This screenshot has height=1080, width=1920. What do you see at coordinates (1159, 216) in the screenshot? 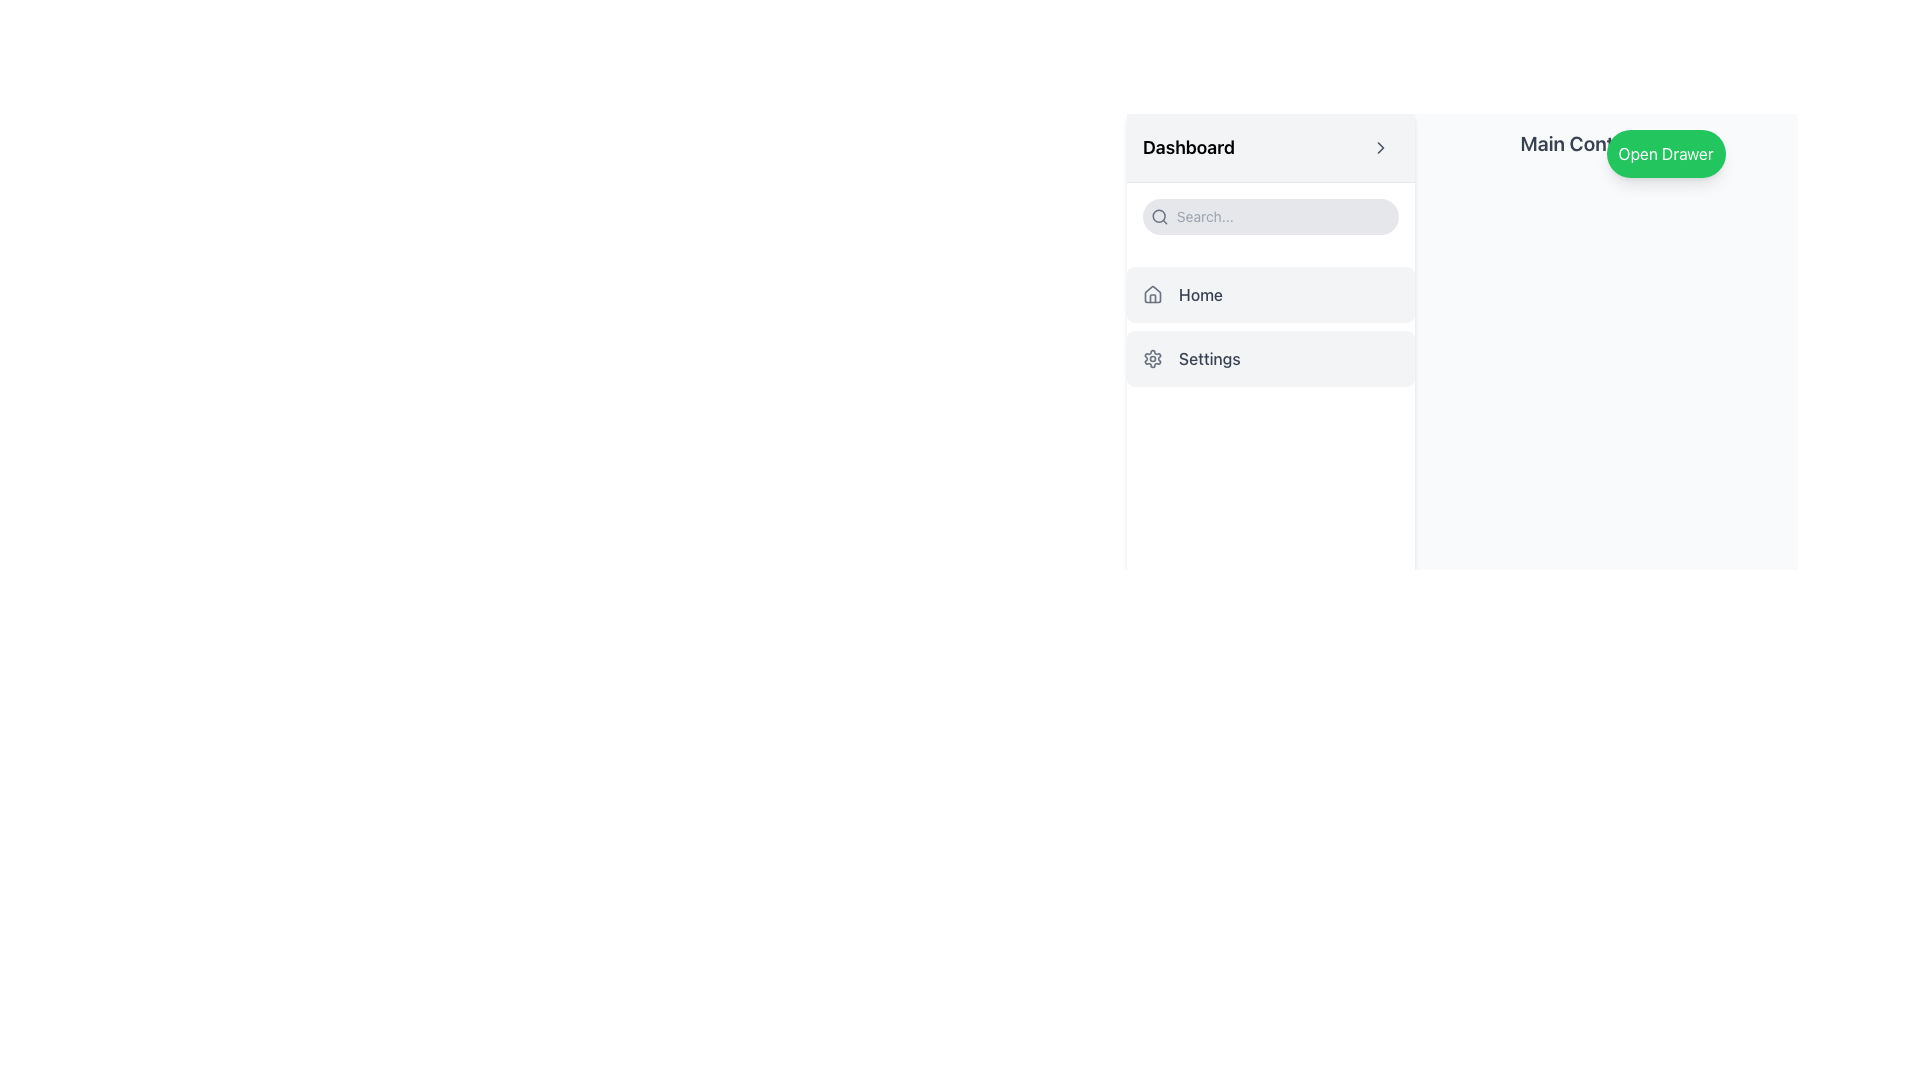
I see `the small circle in the SVG magnifying glass icon located at the top of the side navigation bar, which is styled with a gray border and no fill` at bounding box center [1159, 216].